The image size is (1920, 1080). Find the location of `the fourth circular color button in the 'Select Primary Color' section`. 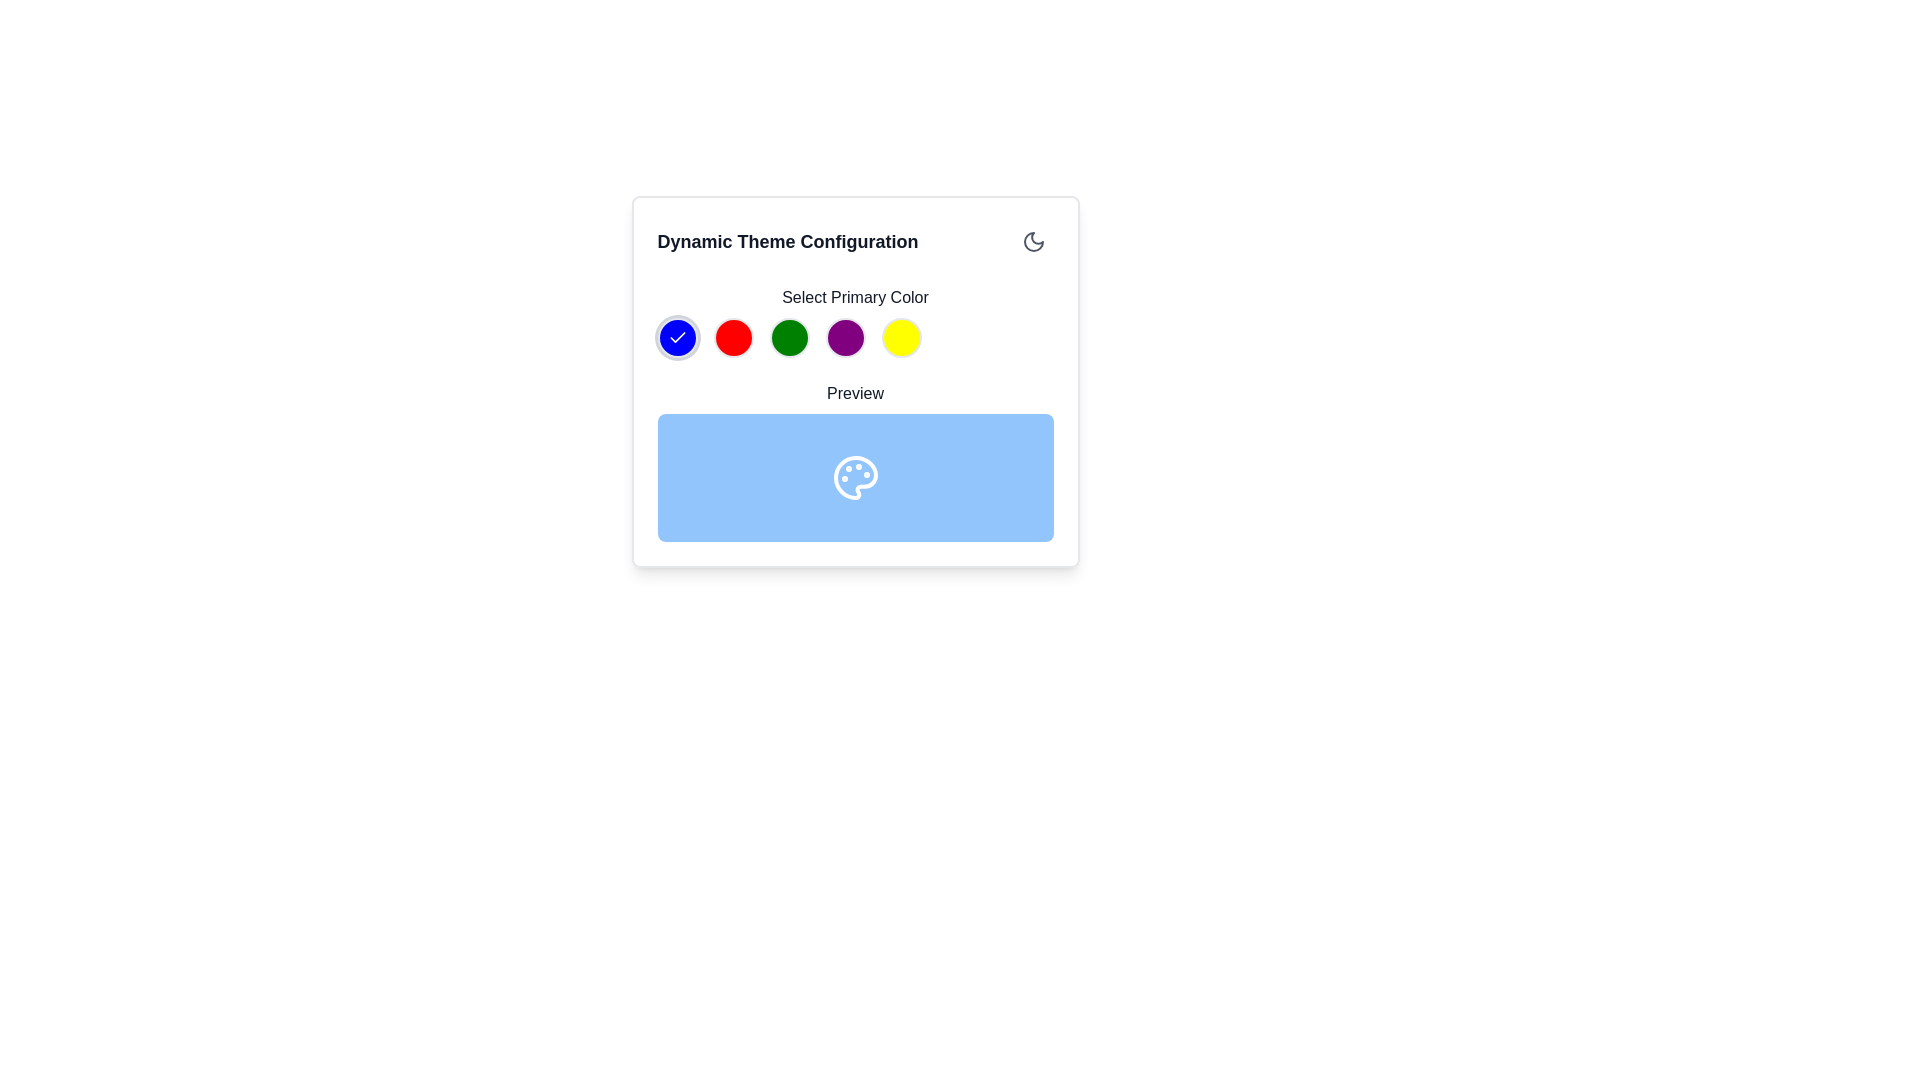

the fourth circular color button in the 'Select Primary Color' section is located at coordinates (855, 337).